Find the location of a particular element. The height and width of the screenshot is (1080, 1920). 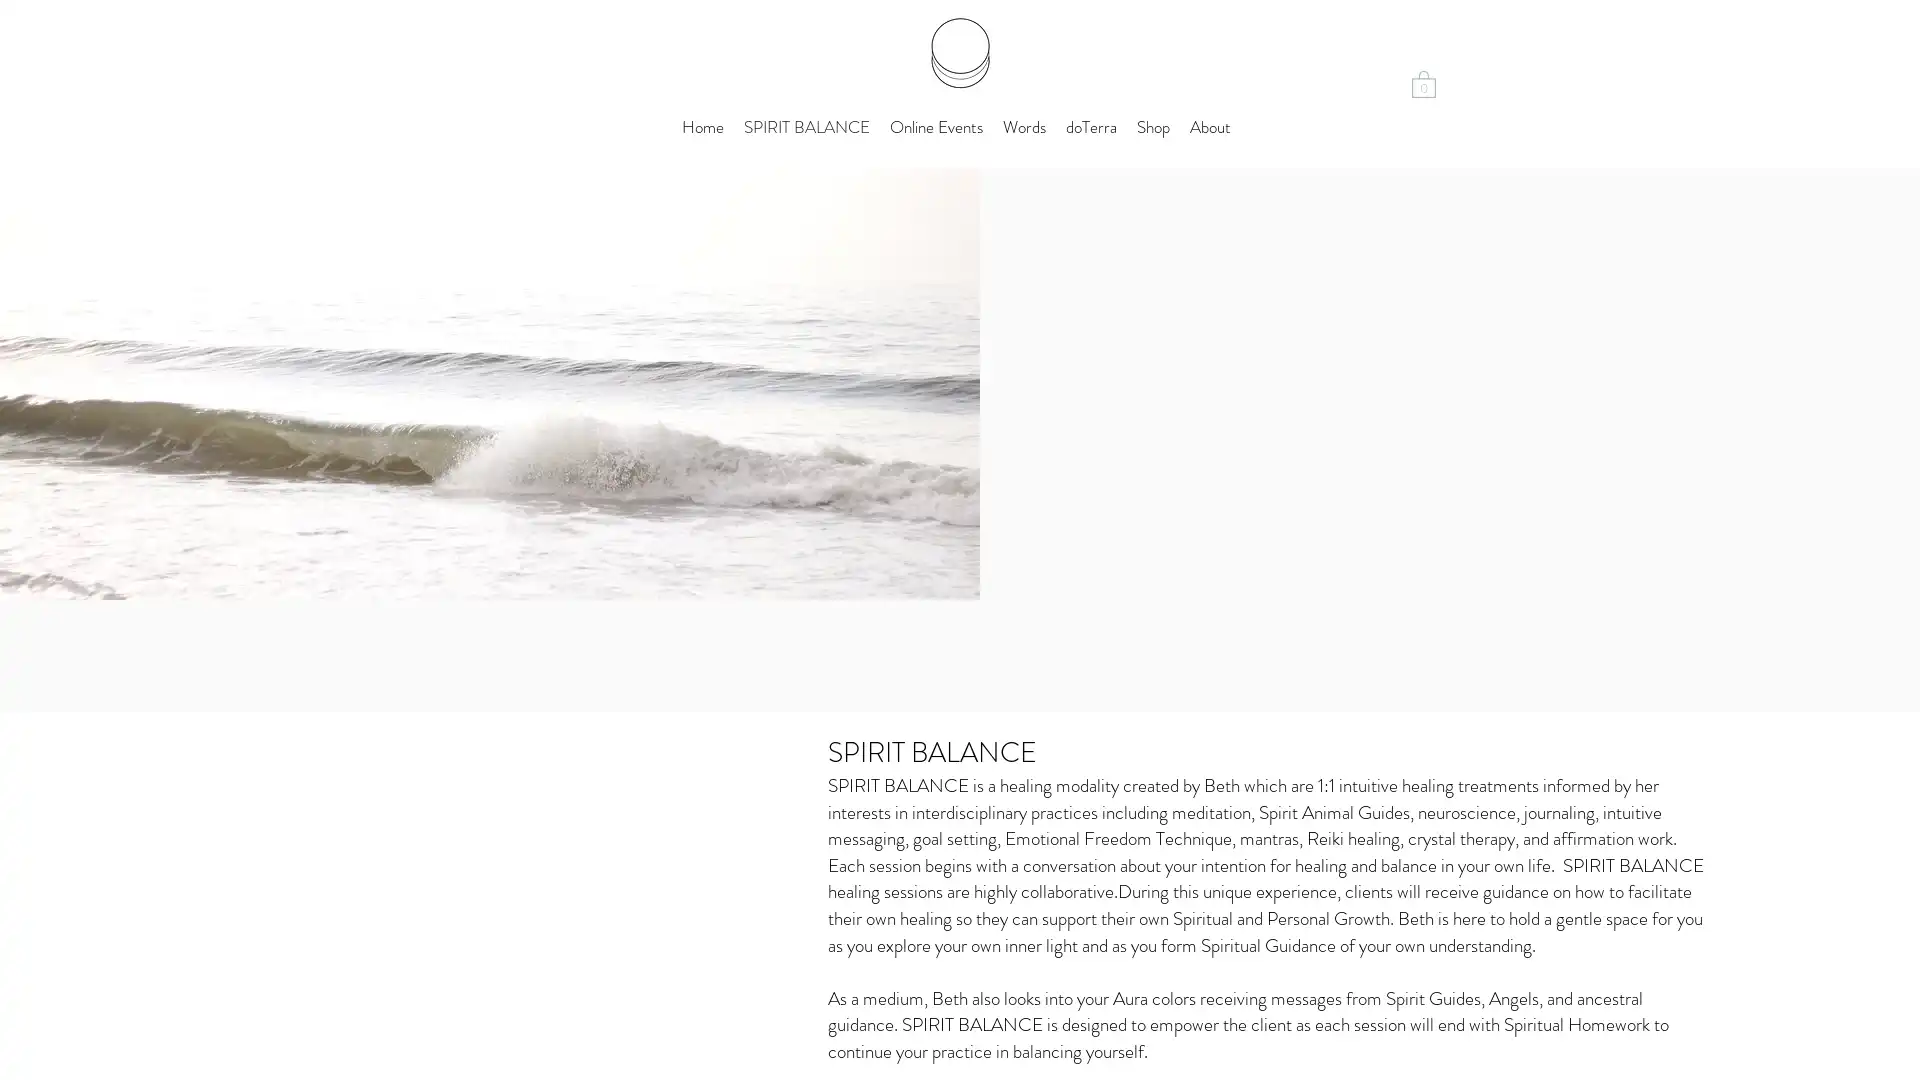

Cart with 0 items is located at coordinates (1423, 82).